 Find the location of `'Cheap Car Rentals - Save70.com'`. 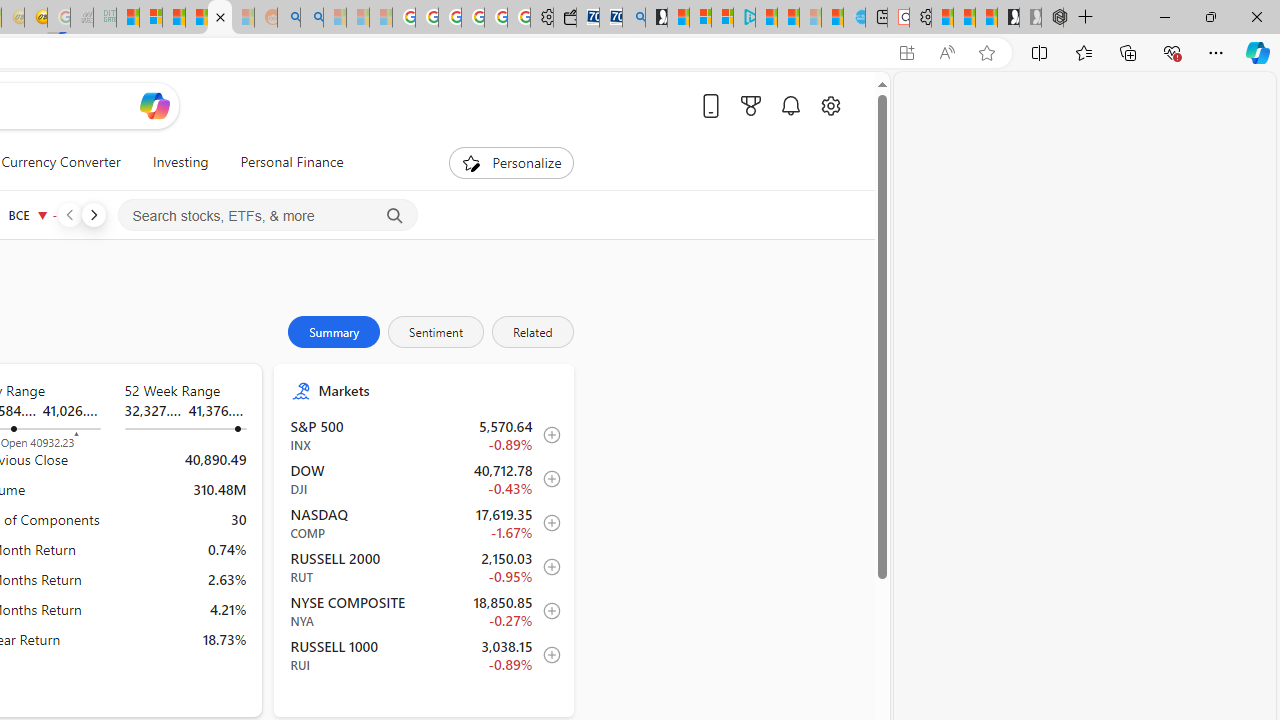

'Cheap Car Rentals - Save70.com' is located at coordinates (610, 17).